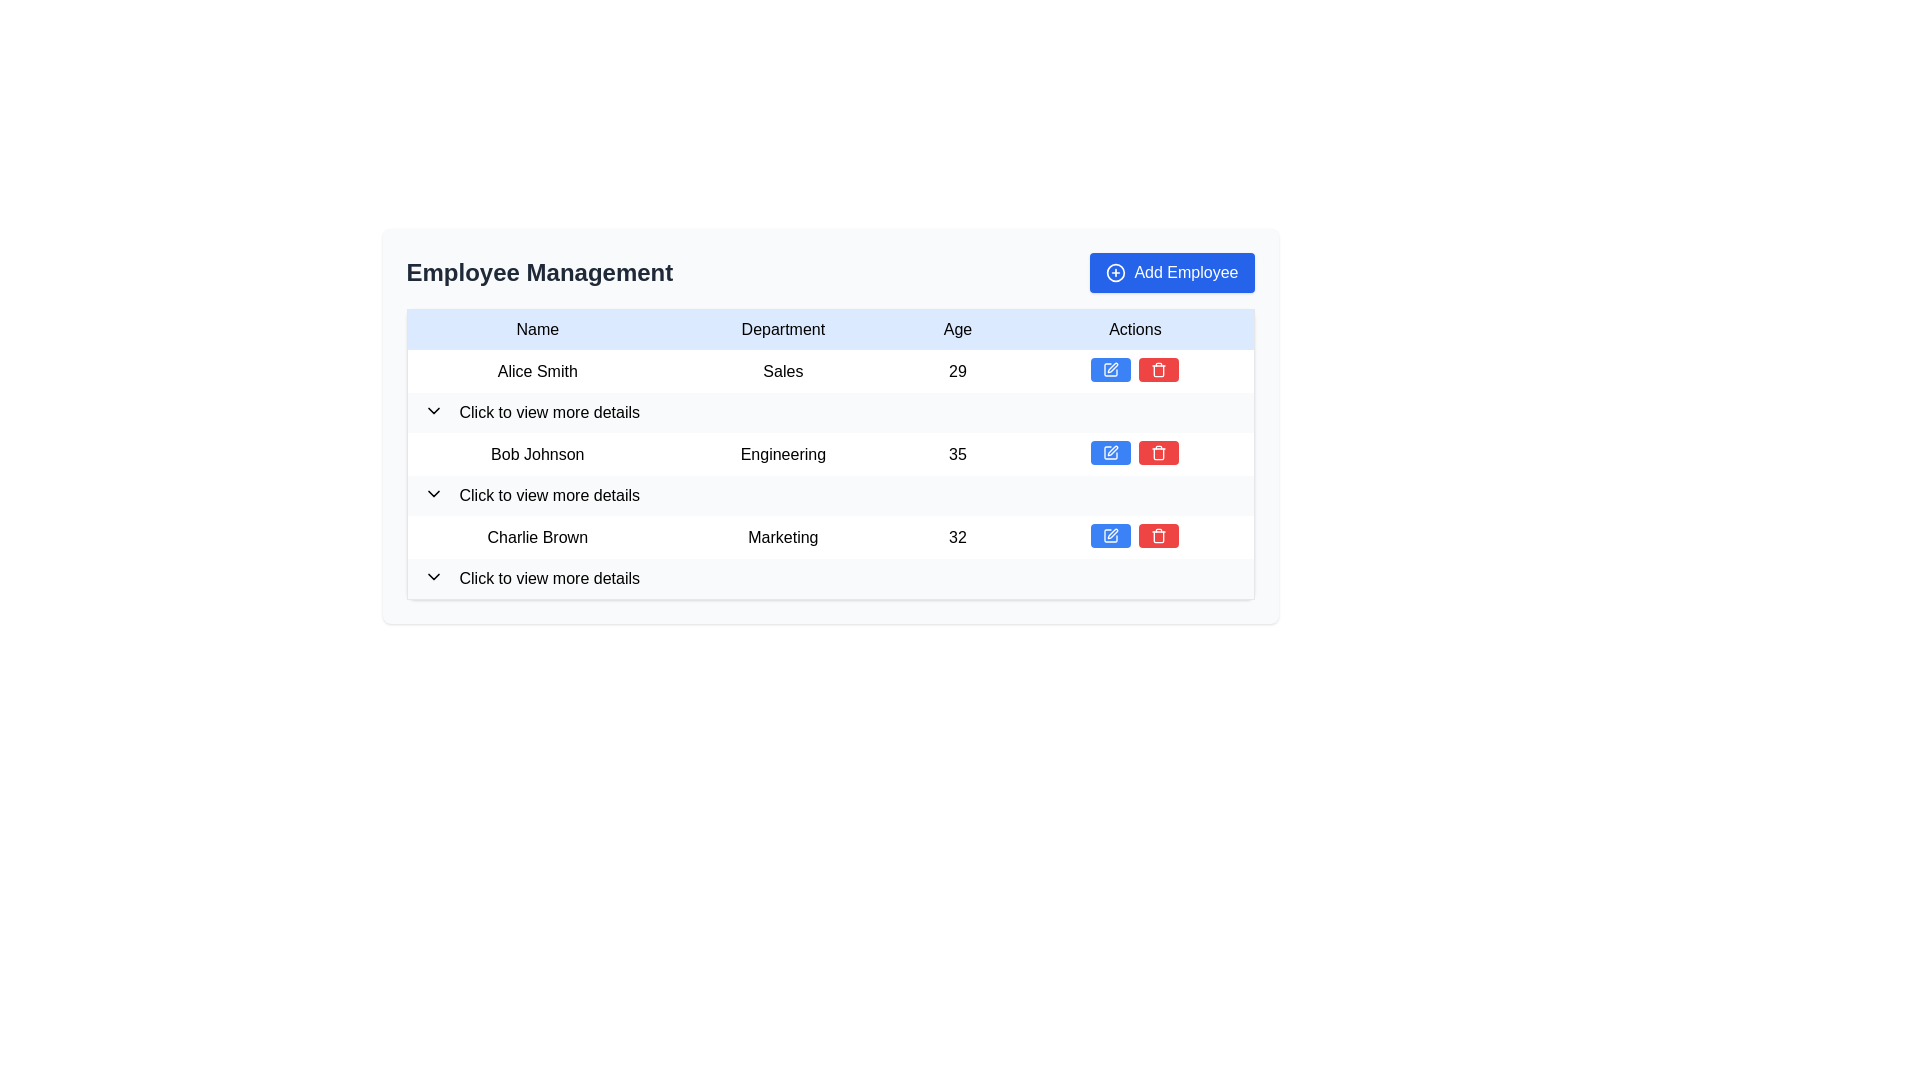 Image resolution: width=1920 pixels, height=1080 pixels. Describe the element at coordinates (957, 454) in the screenshot. I see `the text block displaying the age attribute for 'Bob Johnson' in the Engineering department, located in the third column of the data record table` at that location.